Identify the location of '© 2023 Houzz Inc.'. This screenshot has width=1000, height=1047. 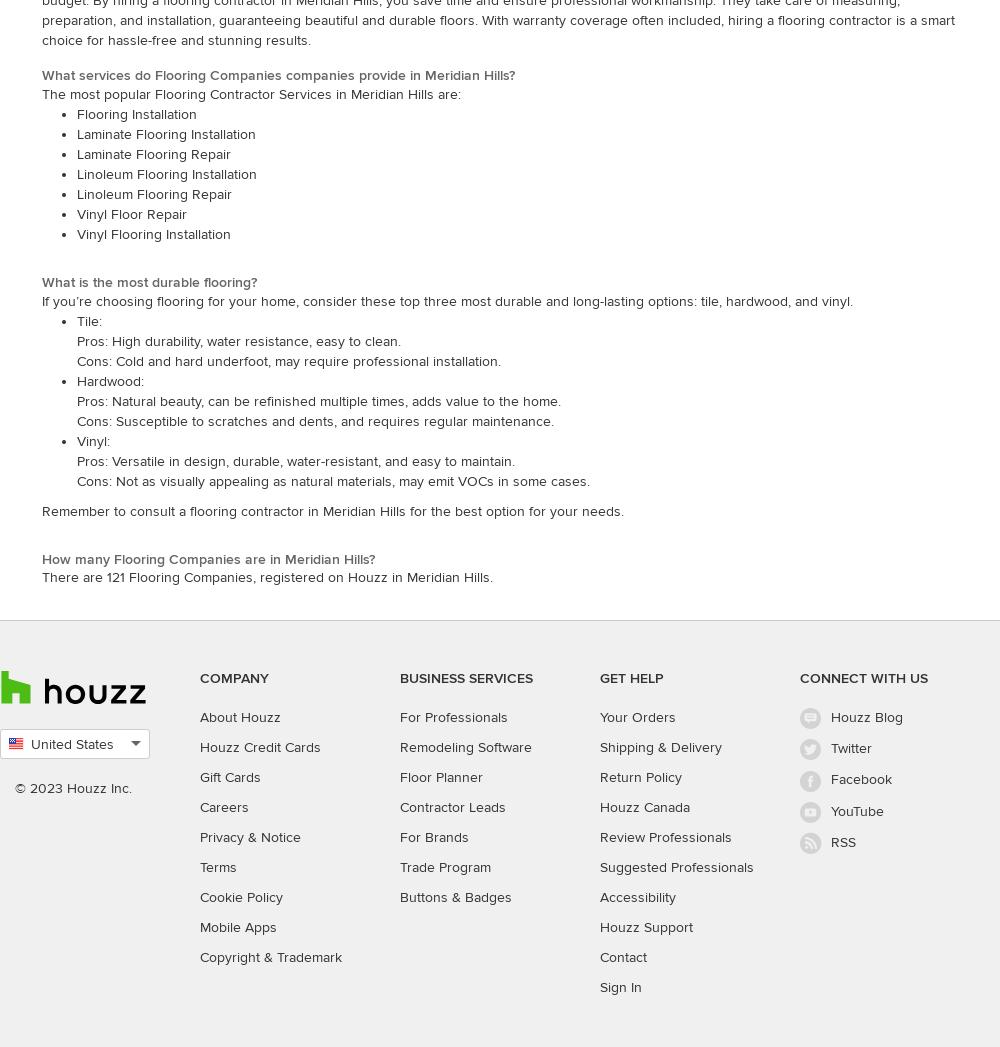
(15, 787).